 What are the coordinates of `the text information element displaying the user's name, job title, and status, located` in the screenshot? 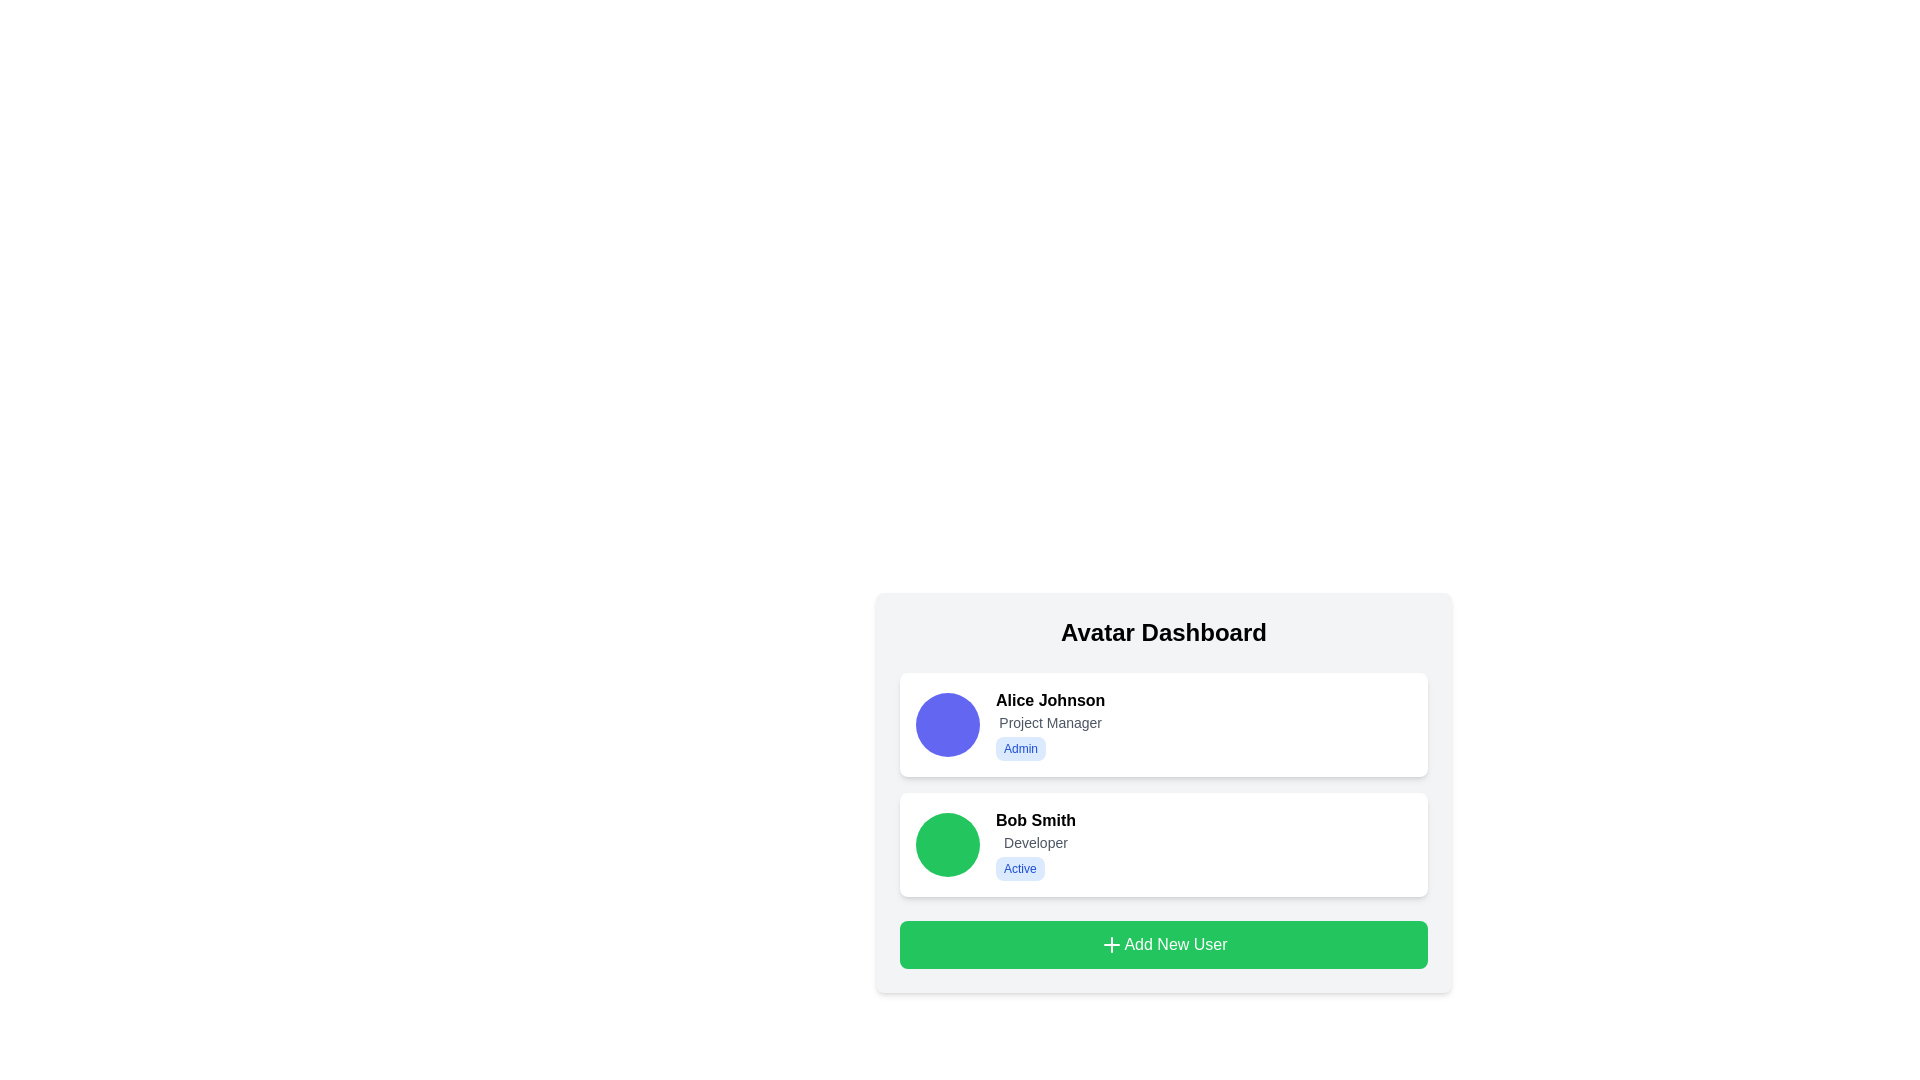 It's located at (1036, 844).